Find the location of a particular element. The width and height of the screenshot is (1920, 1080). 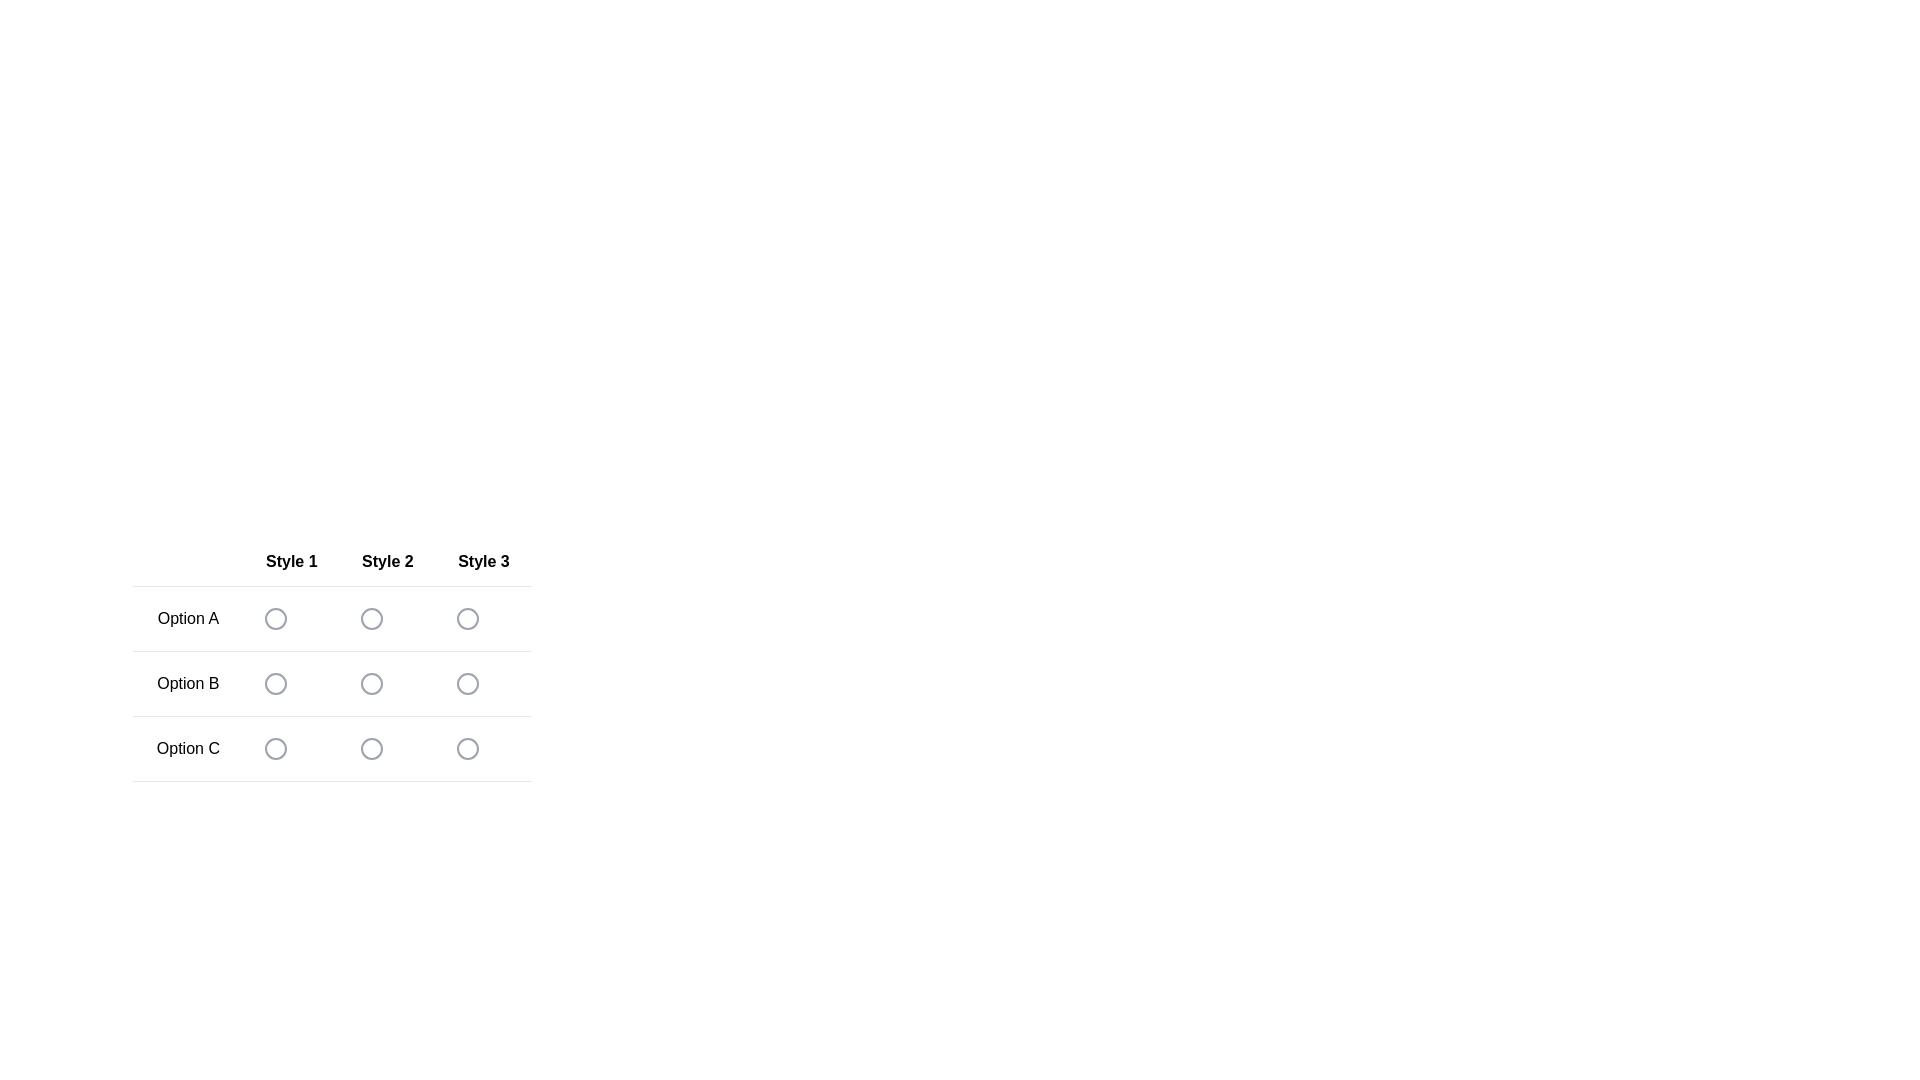

the radio button for 'Option A' under the 'Style 1' column is located at coordinates (274, 617).